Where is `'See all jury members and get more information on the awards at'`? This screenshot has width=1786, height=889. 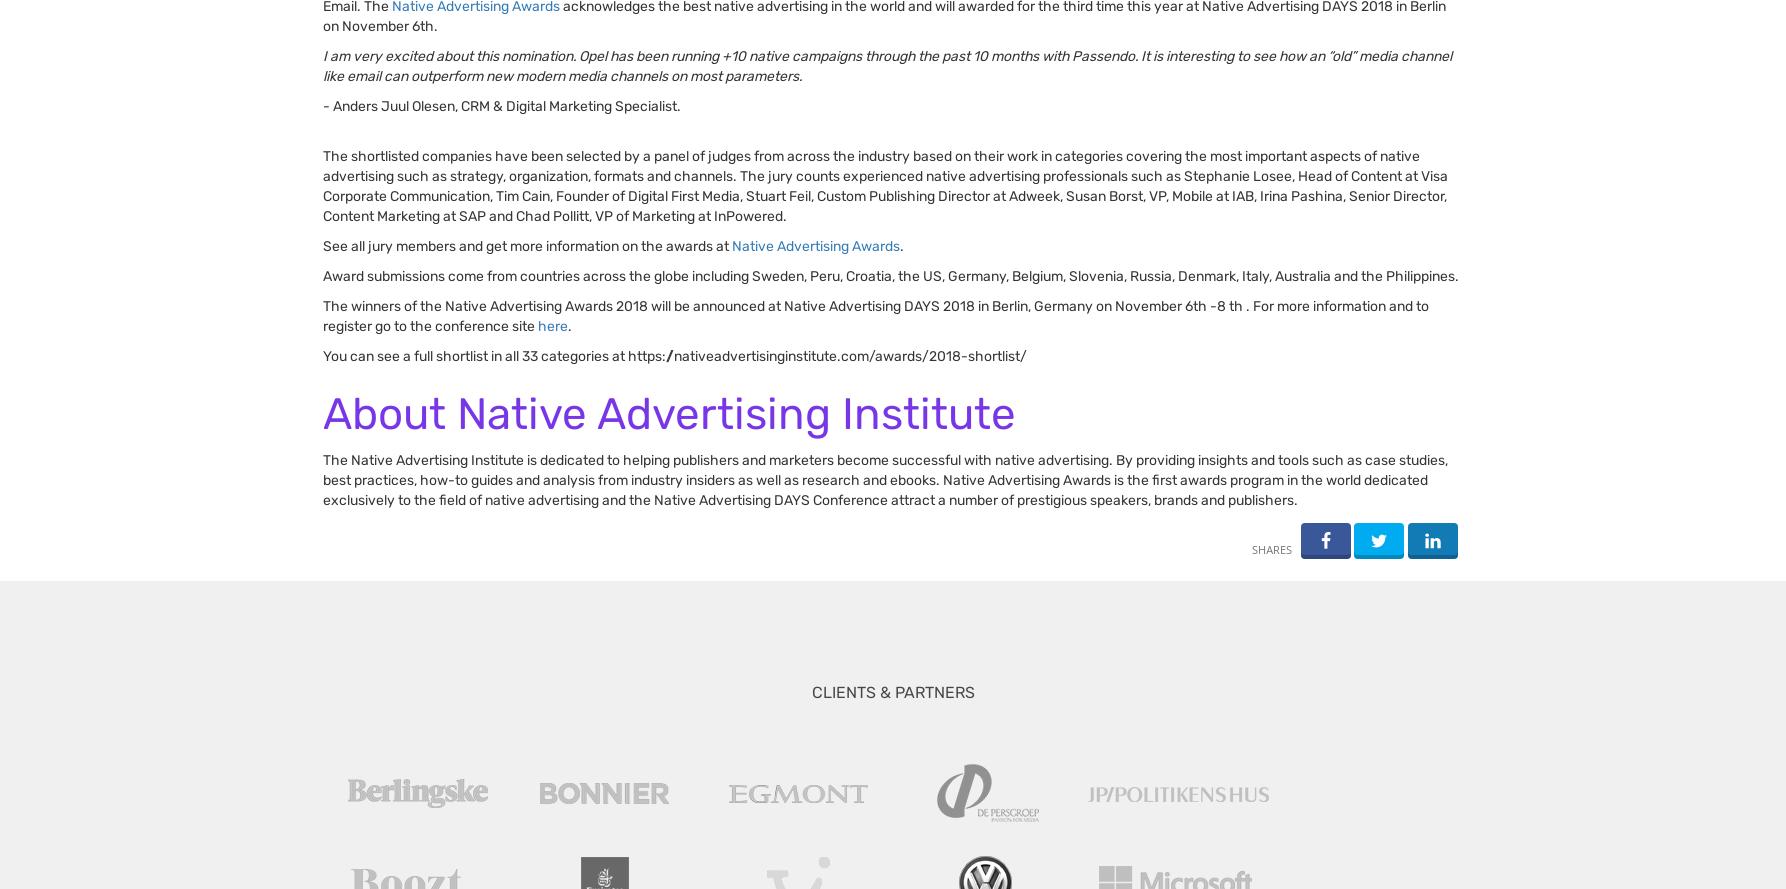 'See all jury members and get more information on the awards at' is located at coordinates (526, 245).